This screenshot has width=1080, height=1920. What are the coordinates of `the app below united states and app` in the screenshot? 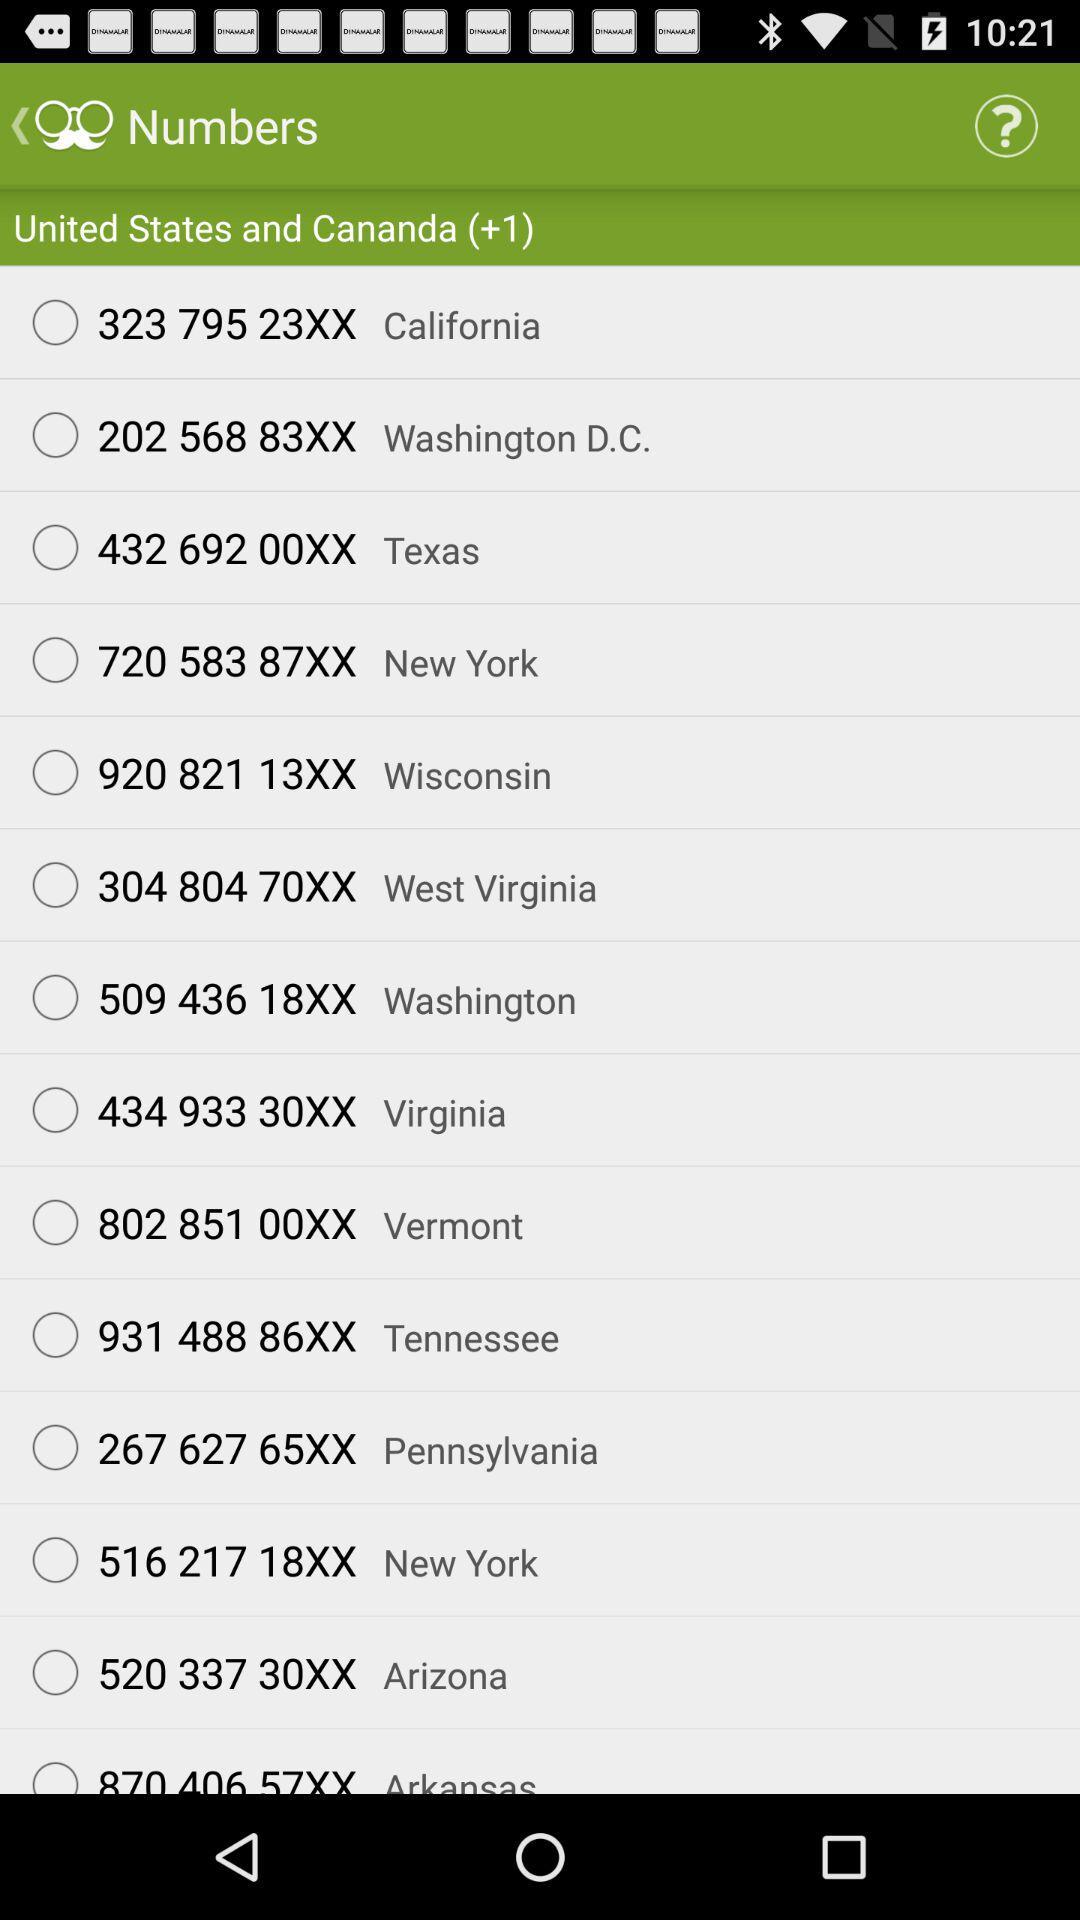 It's located at (185, 322).